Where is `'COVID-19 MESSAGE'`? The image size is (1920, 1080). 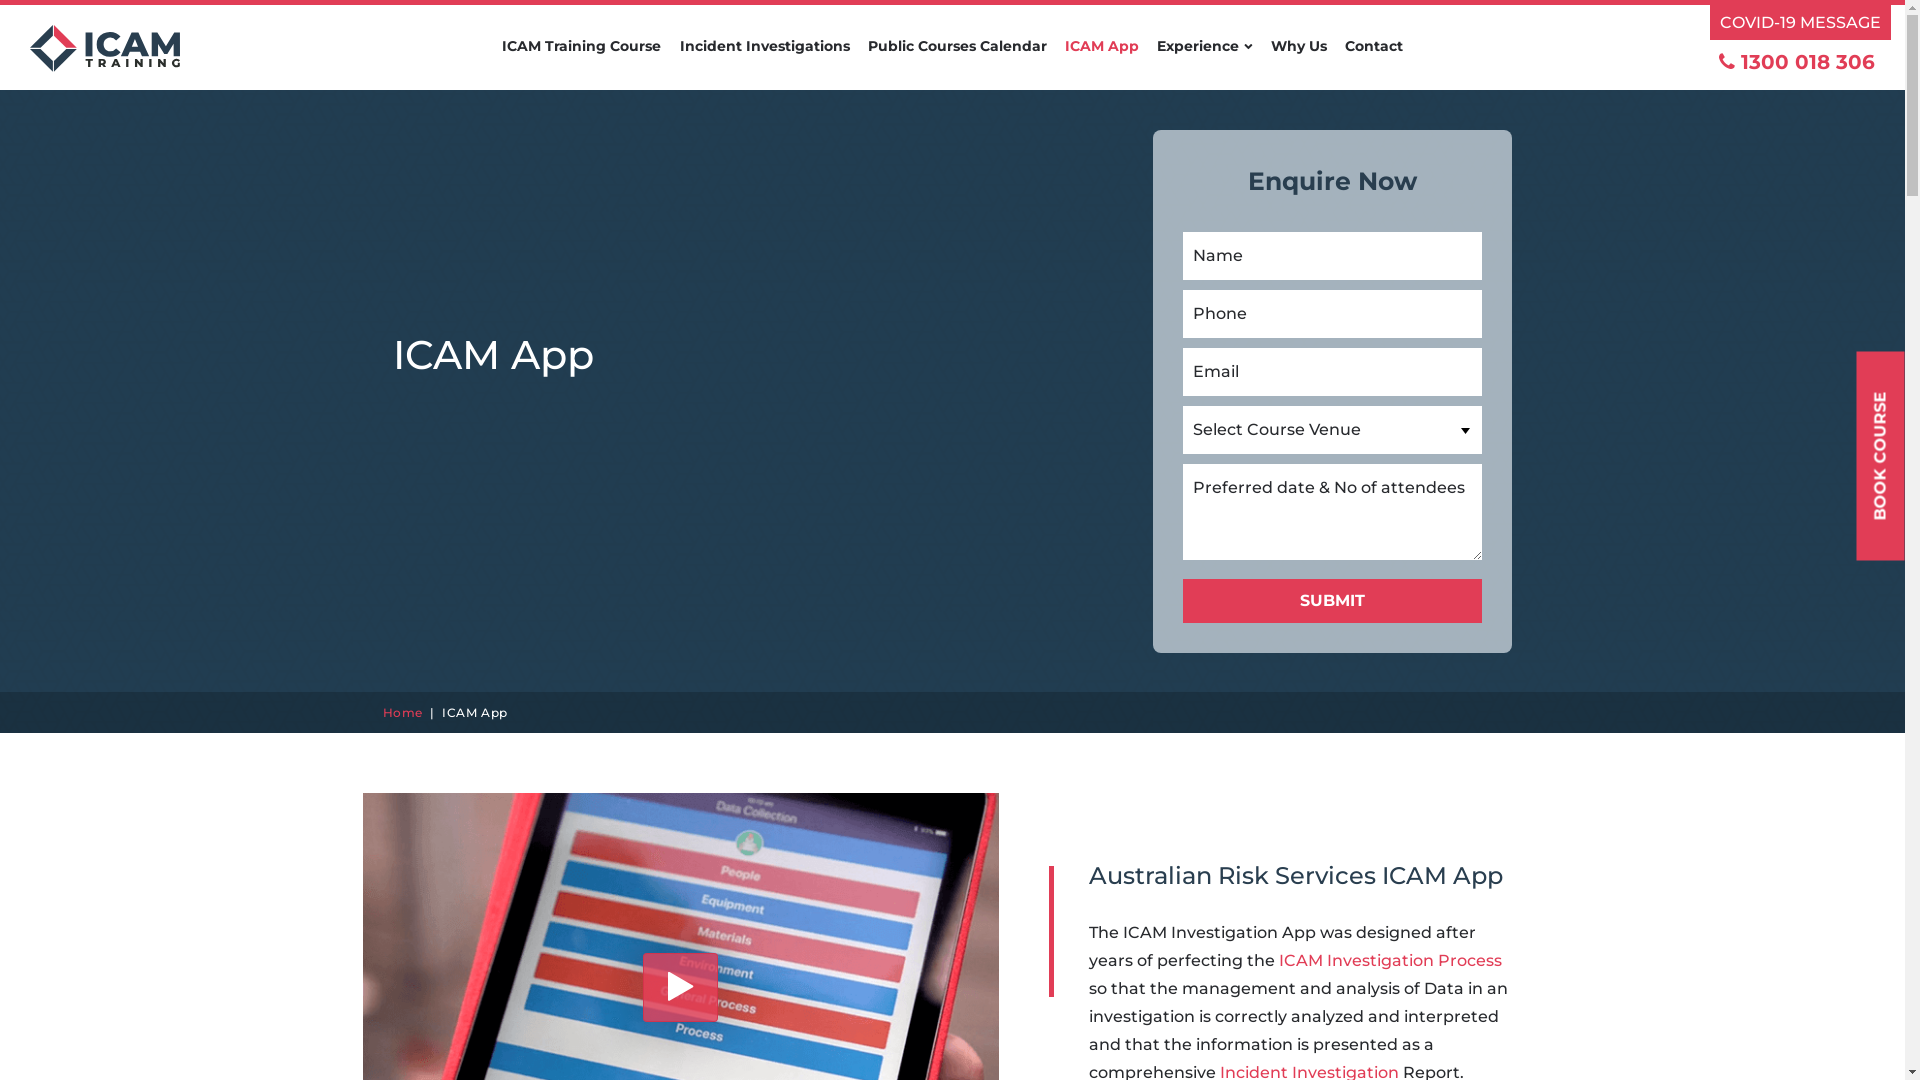 'COVID-19 MESSAGE' is located at coordinates (1800, 22).